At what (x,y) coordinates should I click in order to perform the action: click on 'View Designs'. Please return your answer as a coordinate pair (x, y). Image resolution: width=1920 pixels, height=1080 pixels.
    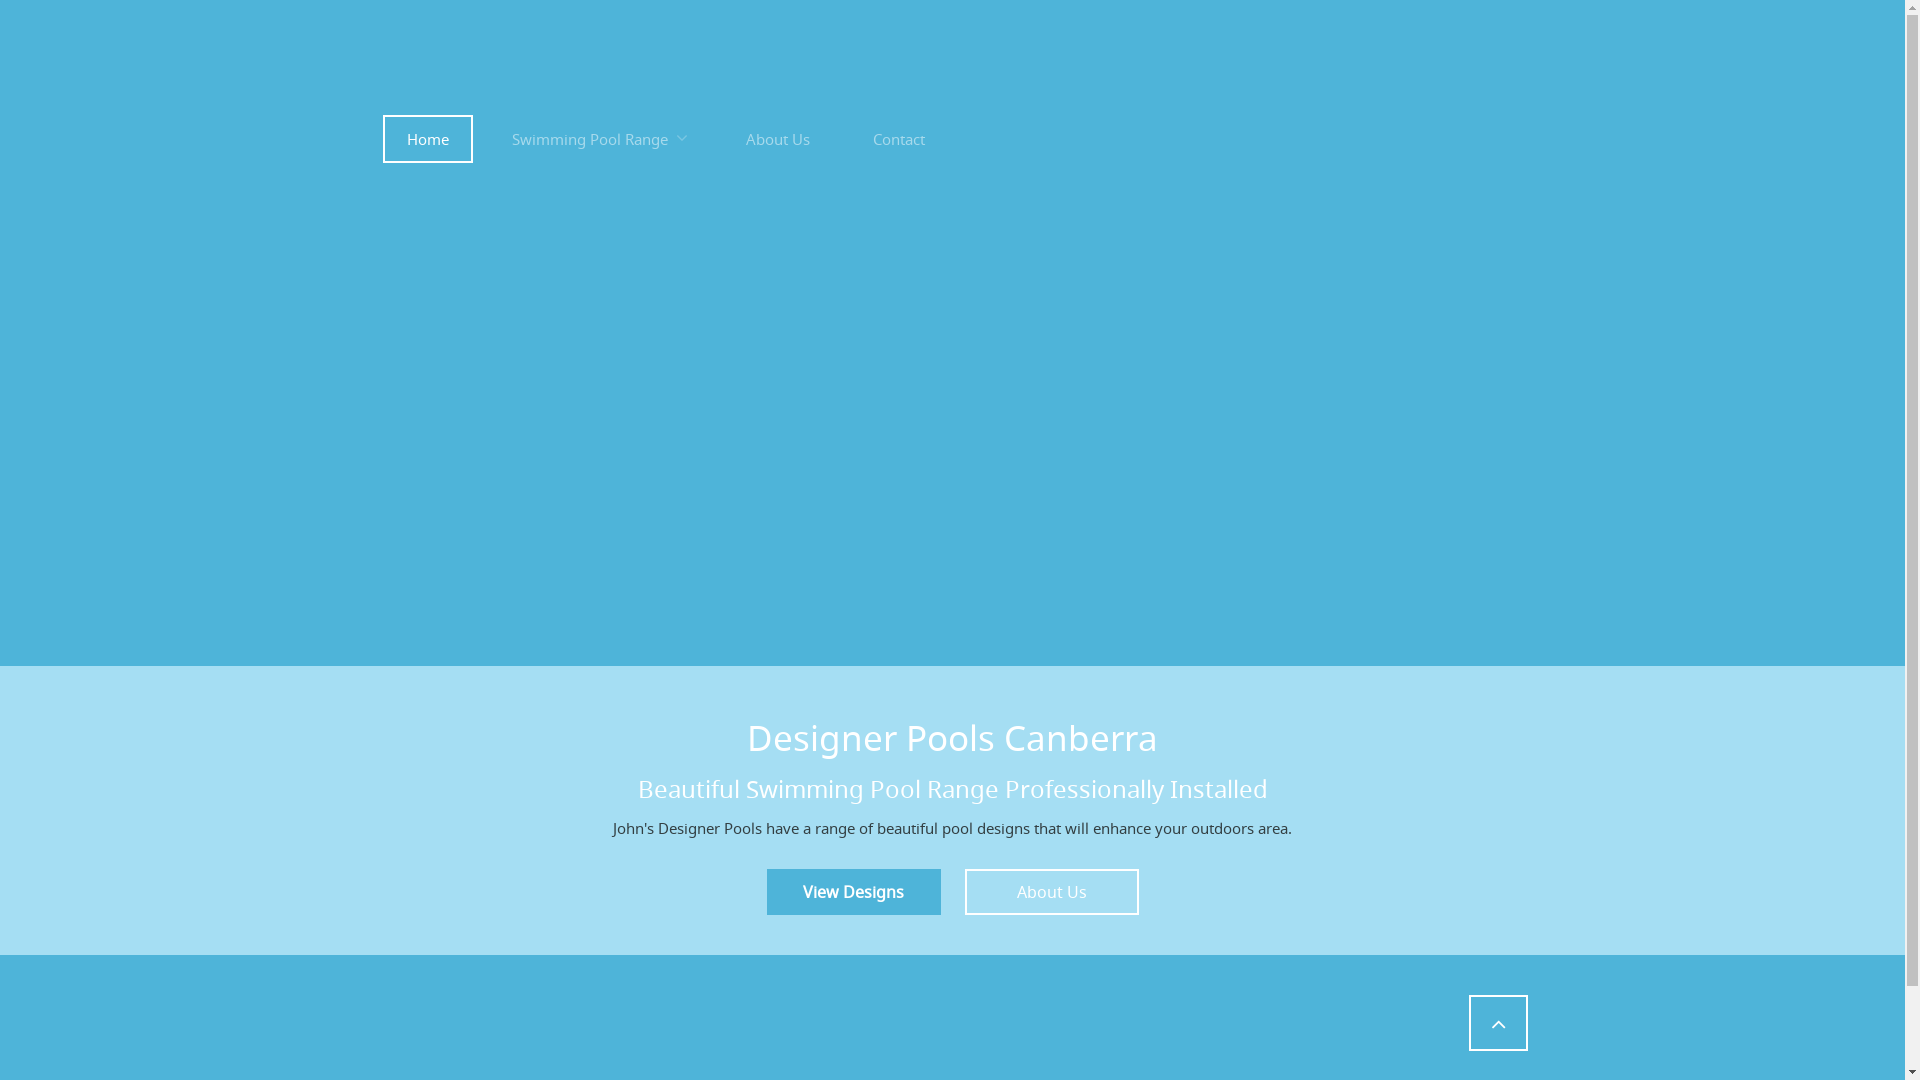
    Looking at the image, I should click on (765, 890).